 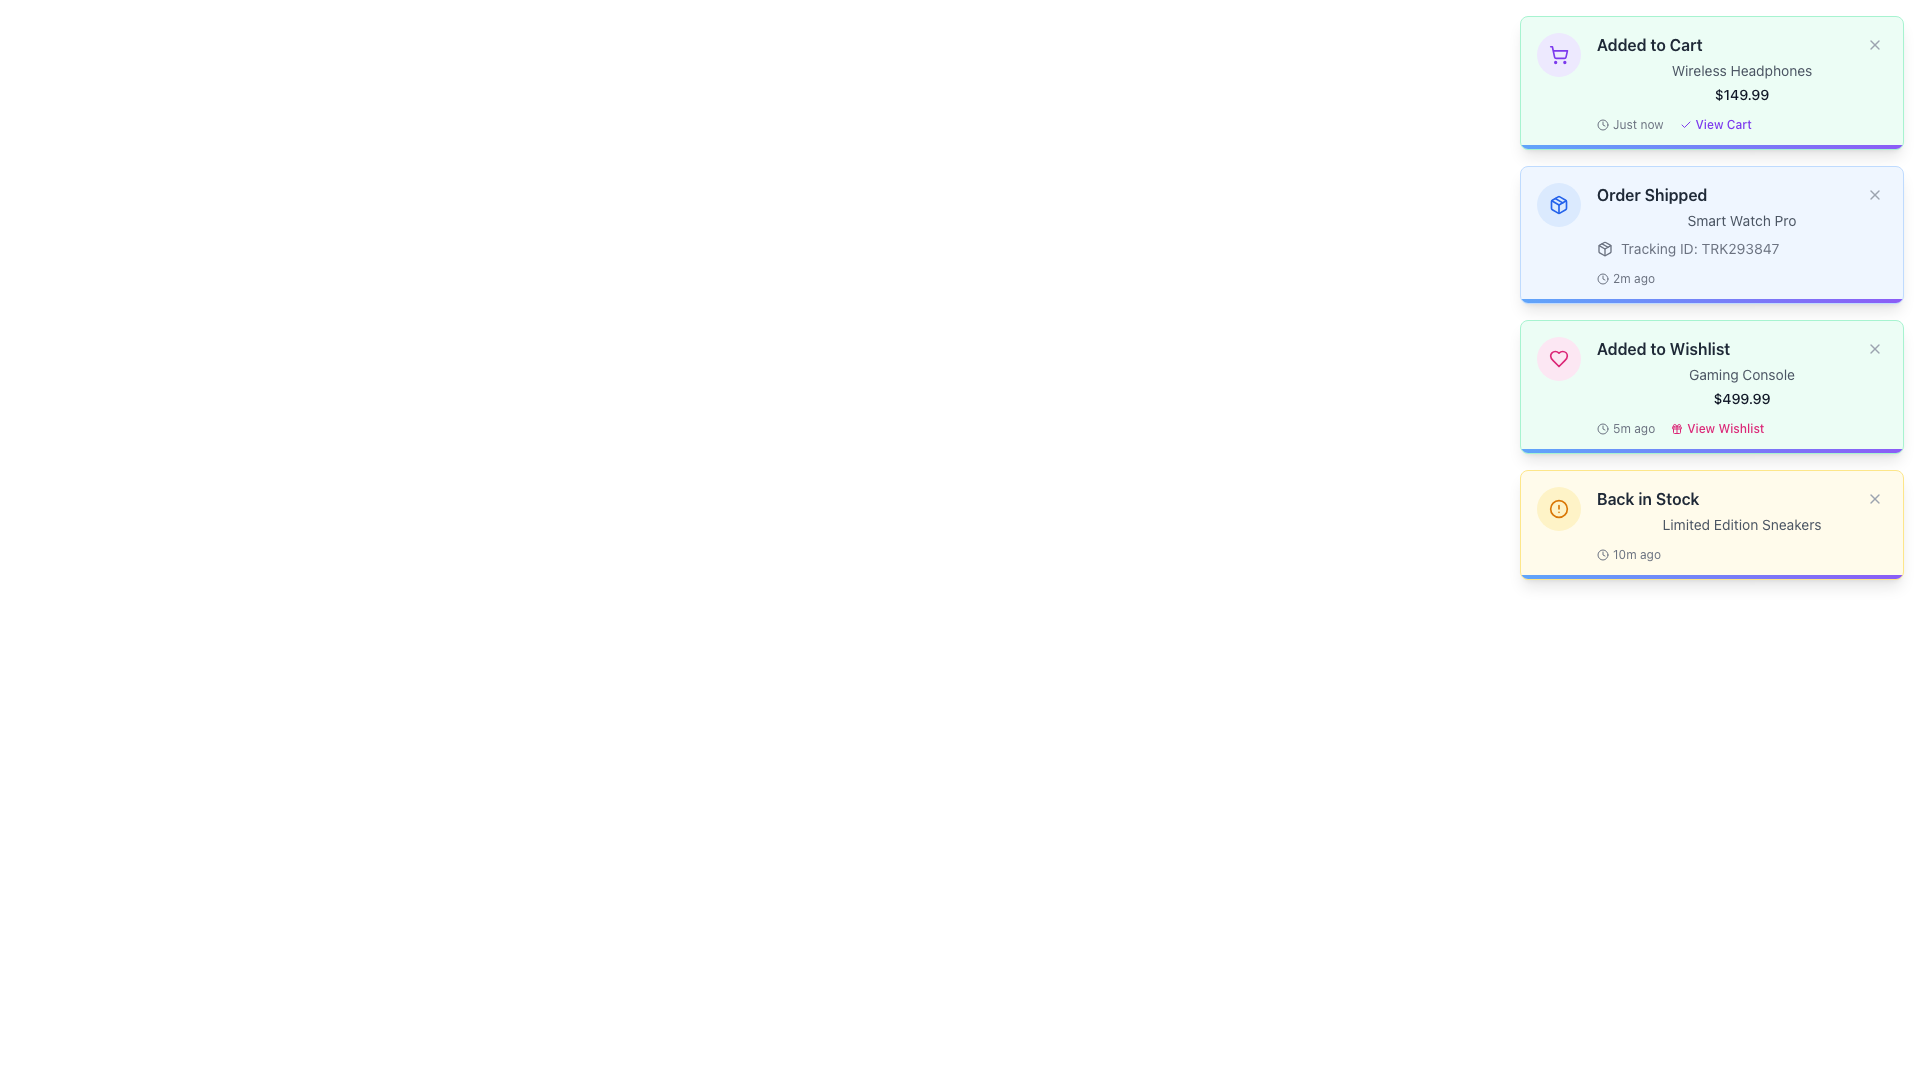 I want to click on the appearance of the package icon located to the left of the 'Tracking ID: TRK293847' text in the 'Order Shipped' notification box, so click(x=1604, y=248).